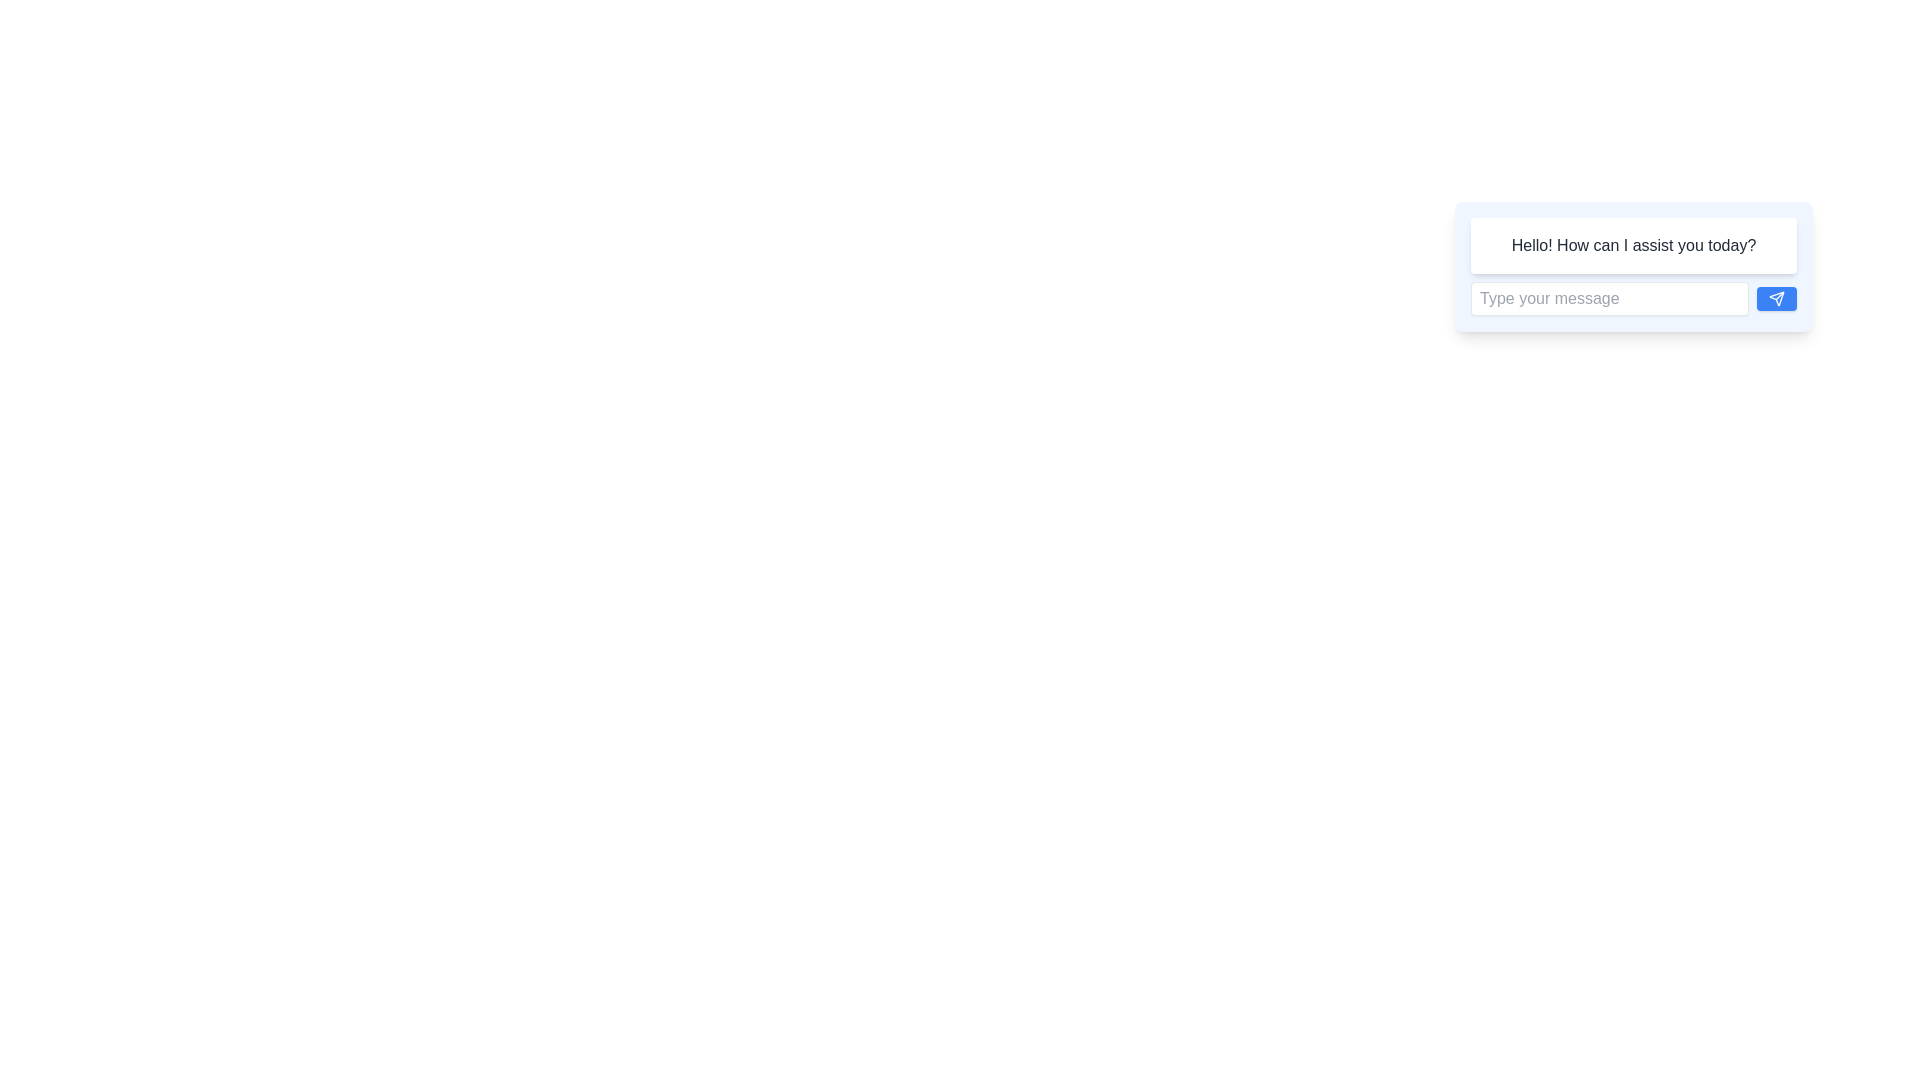  I want to click on the paper airplane icon located at the bottom right corner of the chat interface, so click(1776, 299).